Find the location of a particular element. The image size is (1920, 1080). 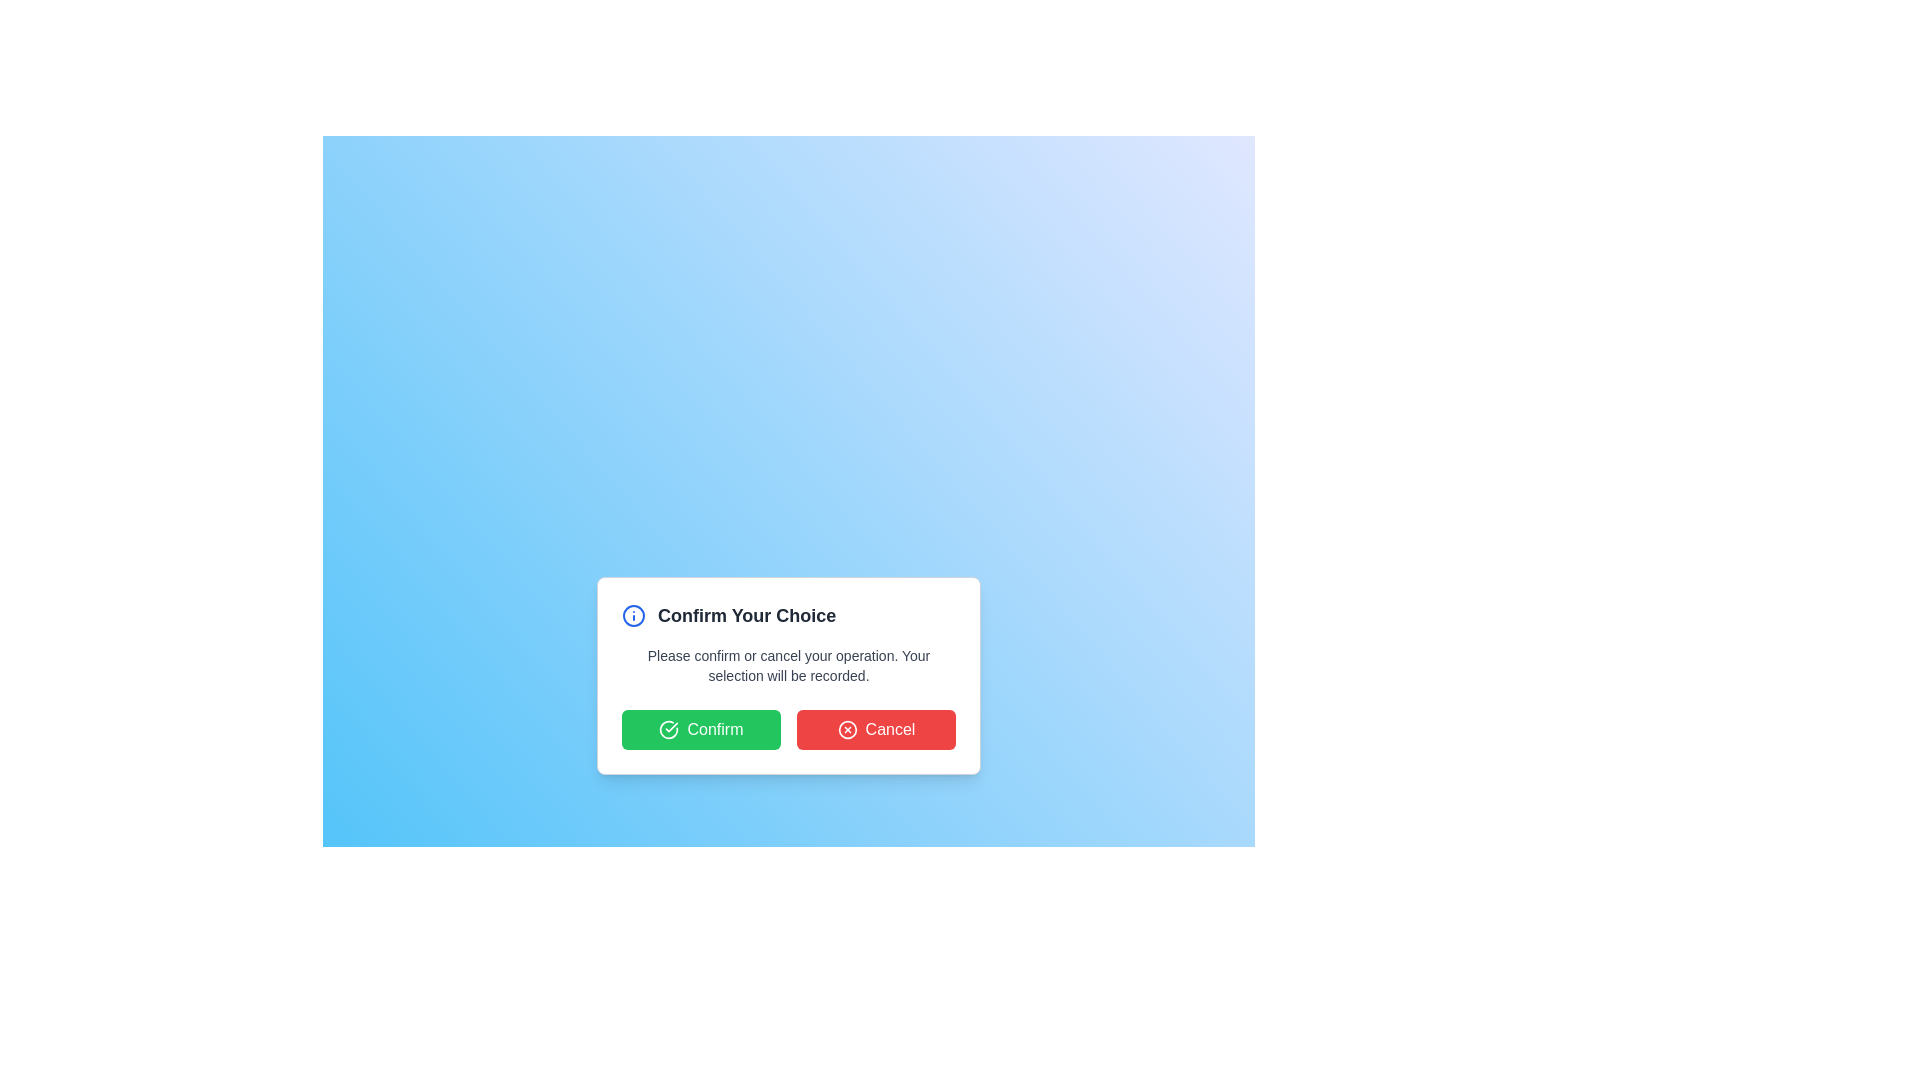

the circular SVG graphic element that is part of the informational icon to the left of the 'Confirm Your Choice' heading in the modal dialog is located at coordinates (632, 615).